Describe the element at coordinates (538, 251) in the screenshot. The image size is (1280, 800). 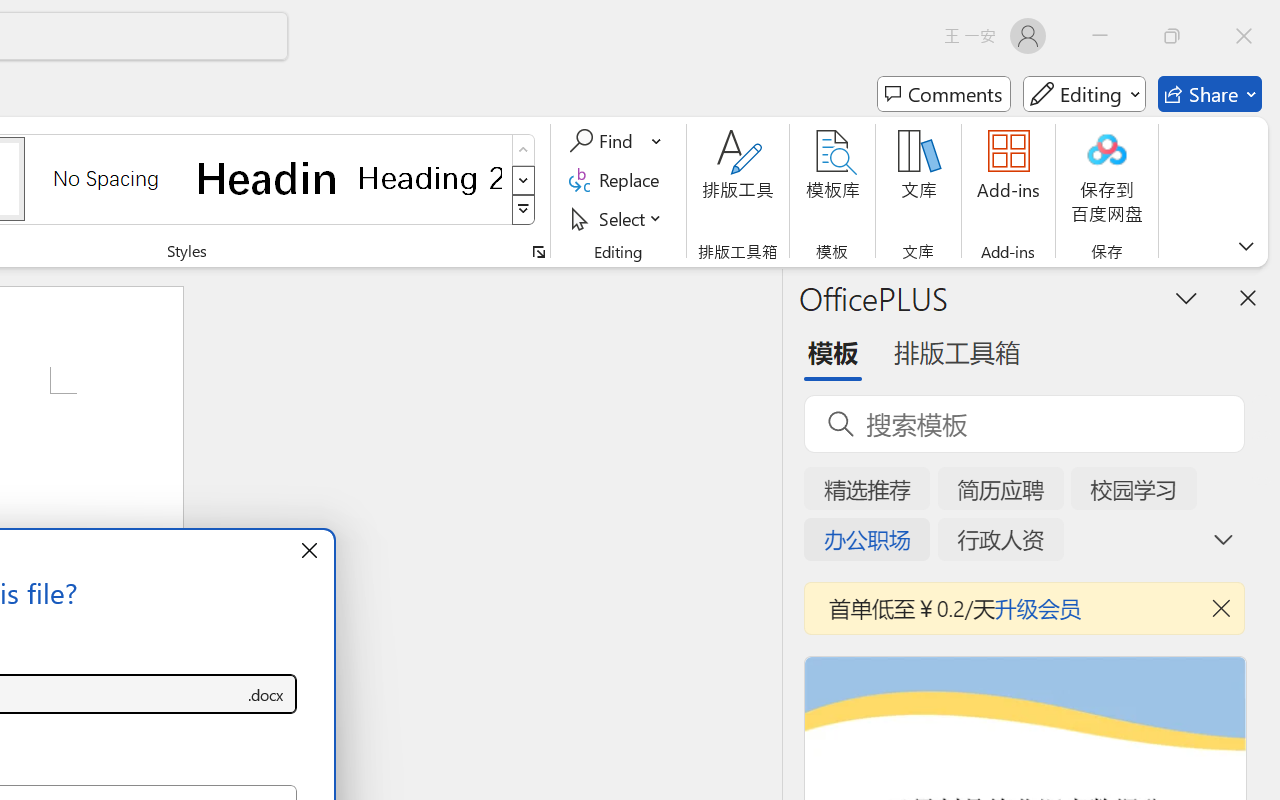
I see `'Styles...'` at that location.